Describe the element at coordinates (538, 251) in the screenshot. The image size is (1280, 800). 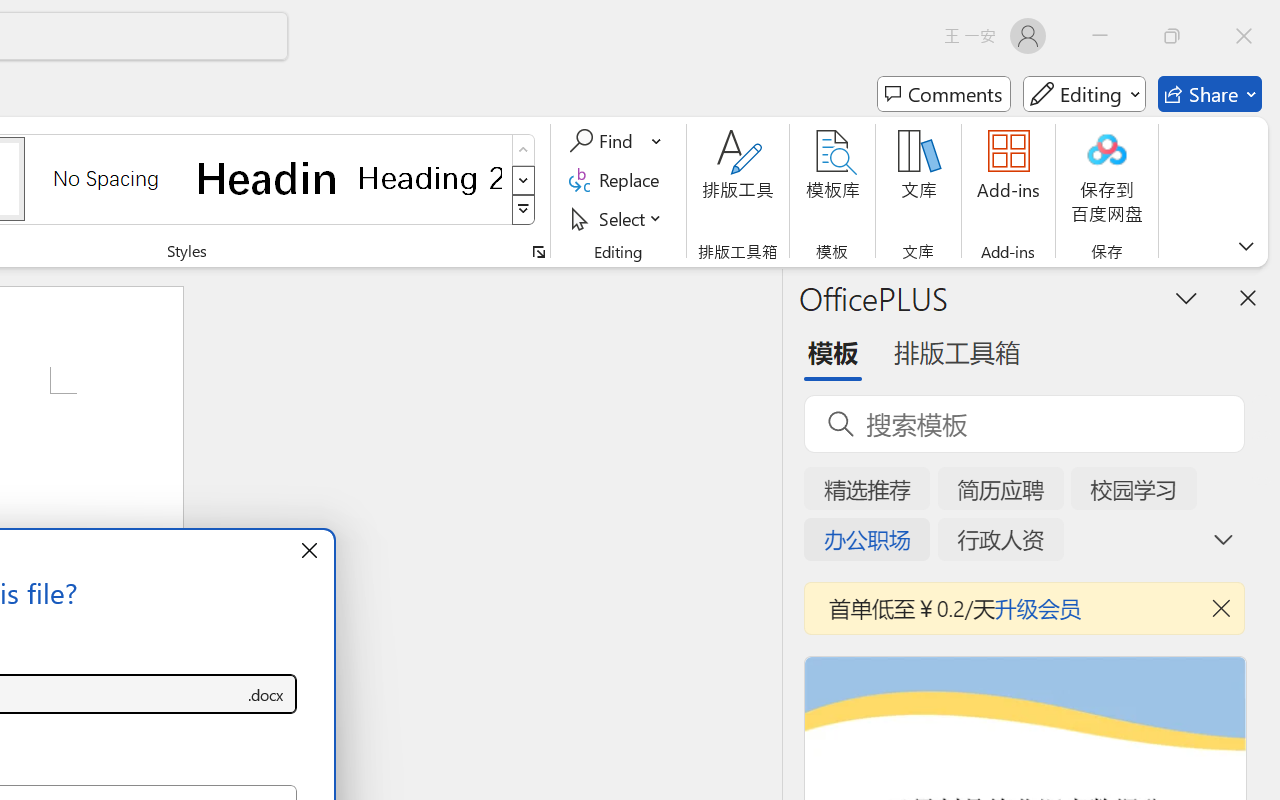
I see `'Styles...'` at that location.